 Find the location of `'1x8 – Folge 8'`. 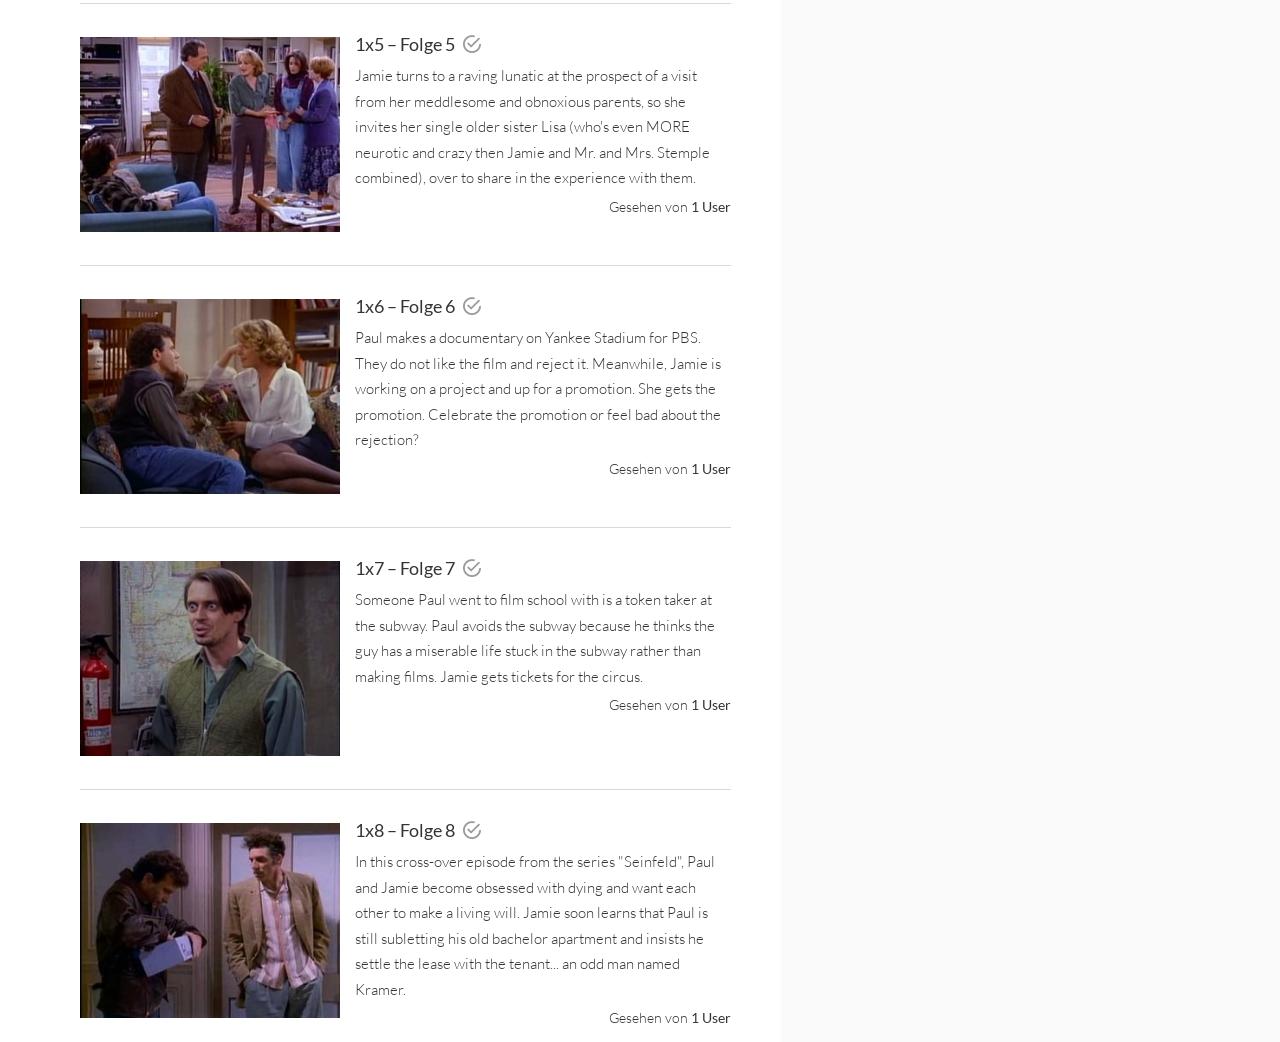

'1x8 – Folge 8' is located at coordinates (354, 829).